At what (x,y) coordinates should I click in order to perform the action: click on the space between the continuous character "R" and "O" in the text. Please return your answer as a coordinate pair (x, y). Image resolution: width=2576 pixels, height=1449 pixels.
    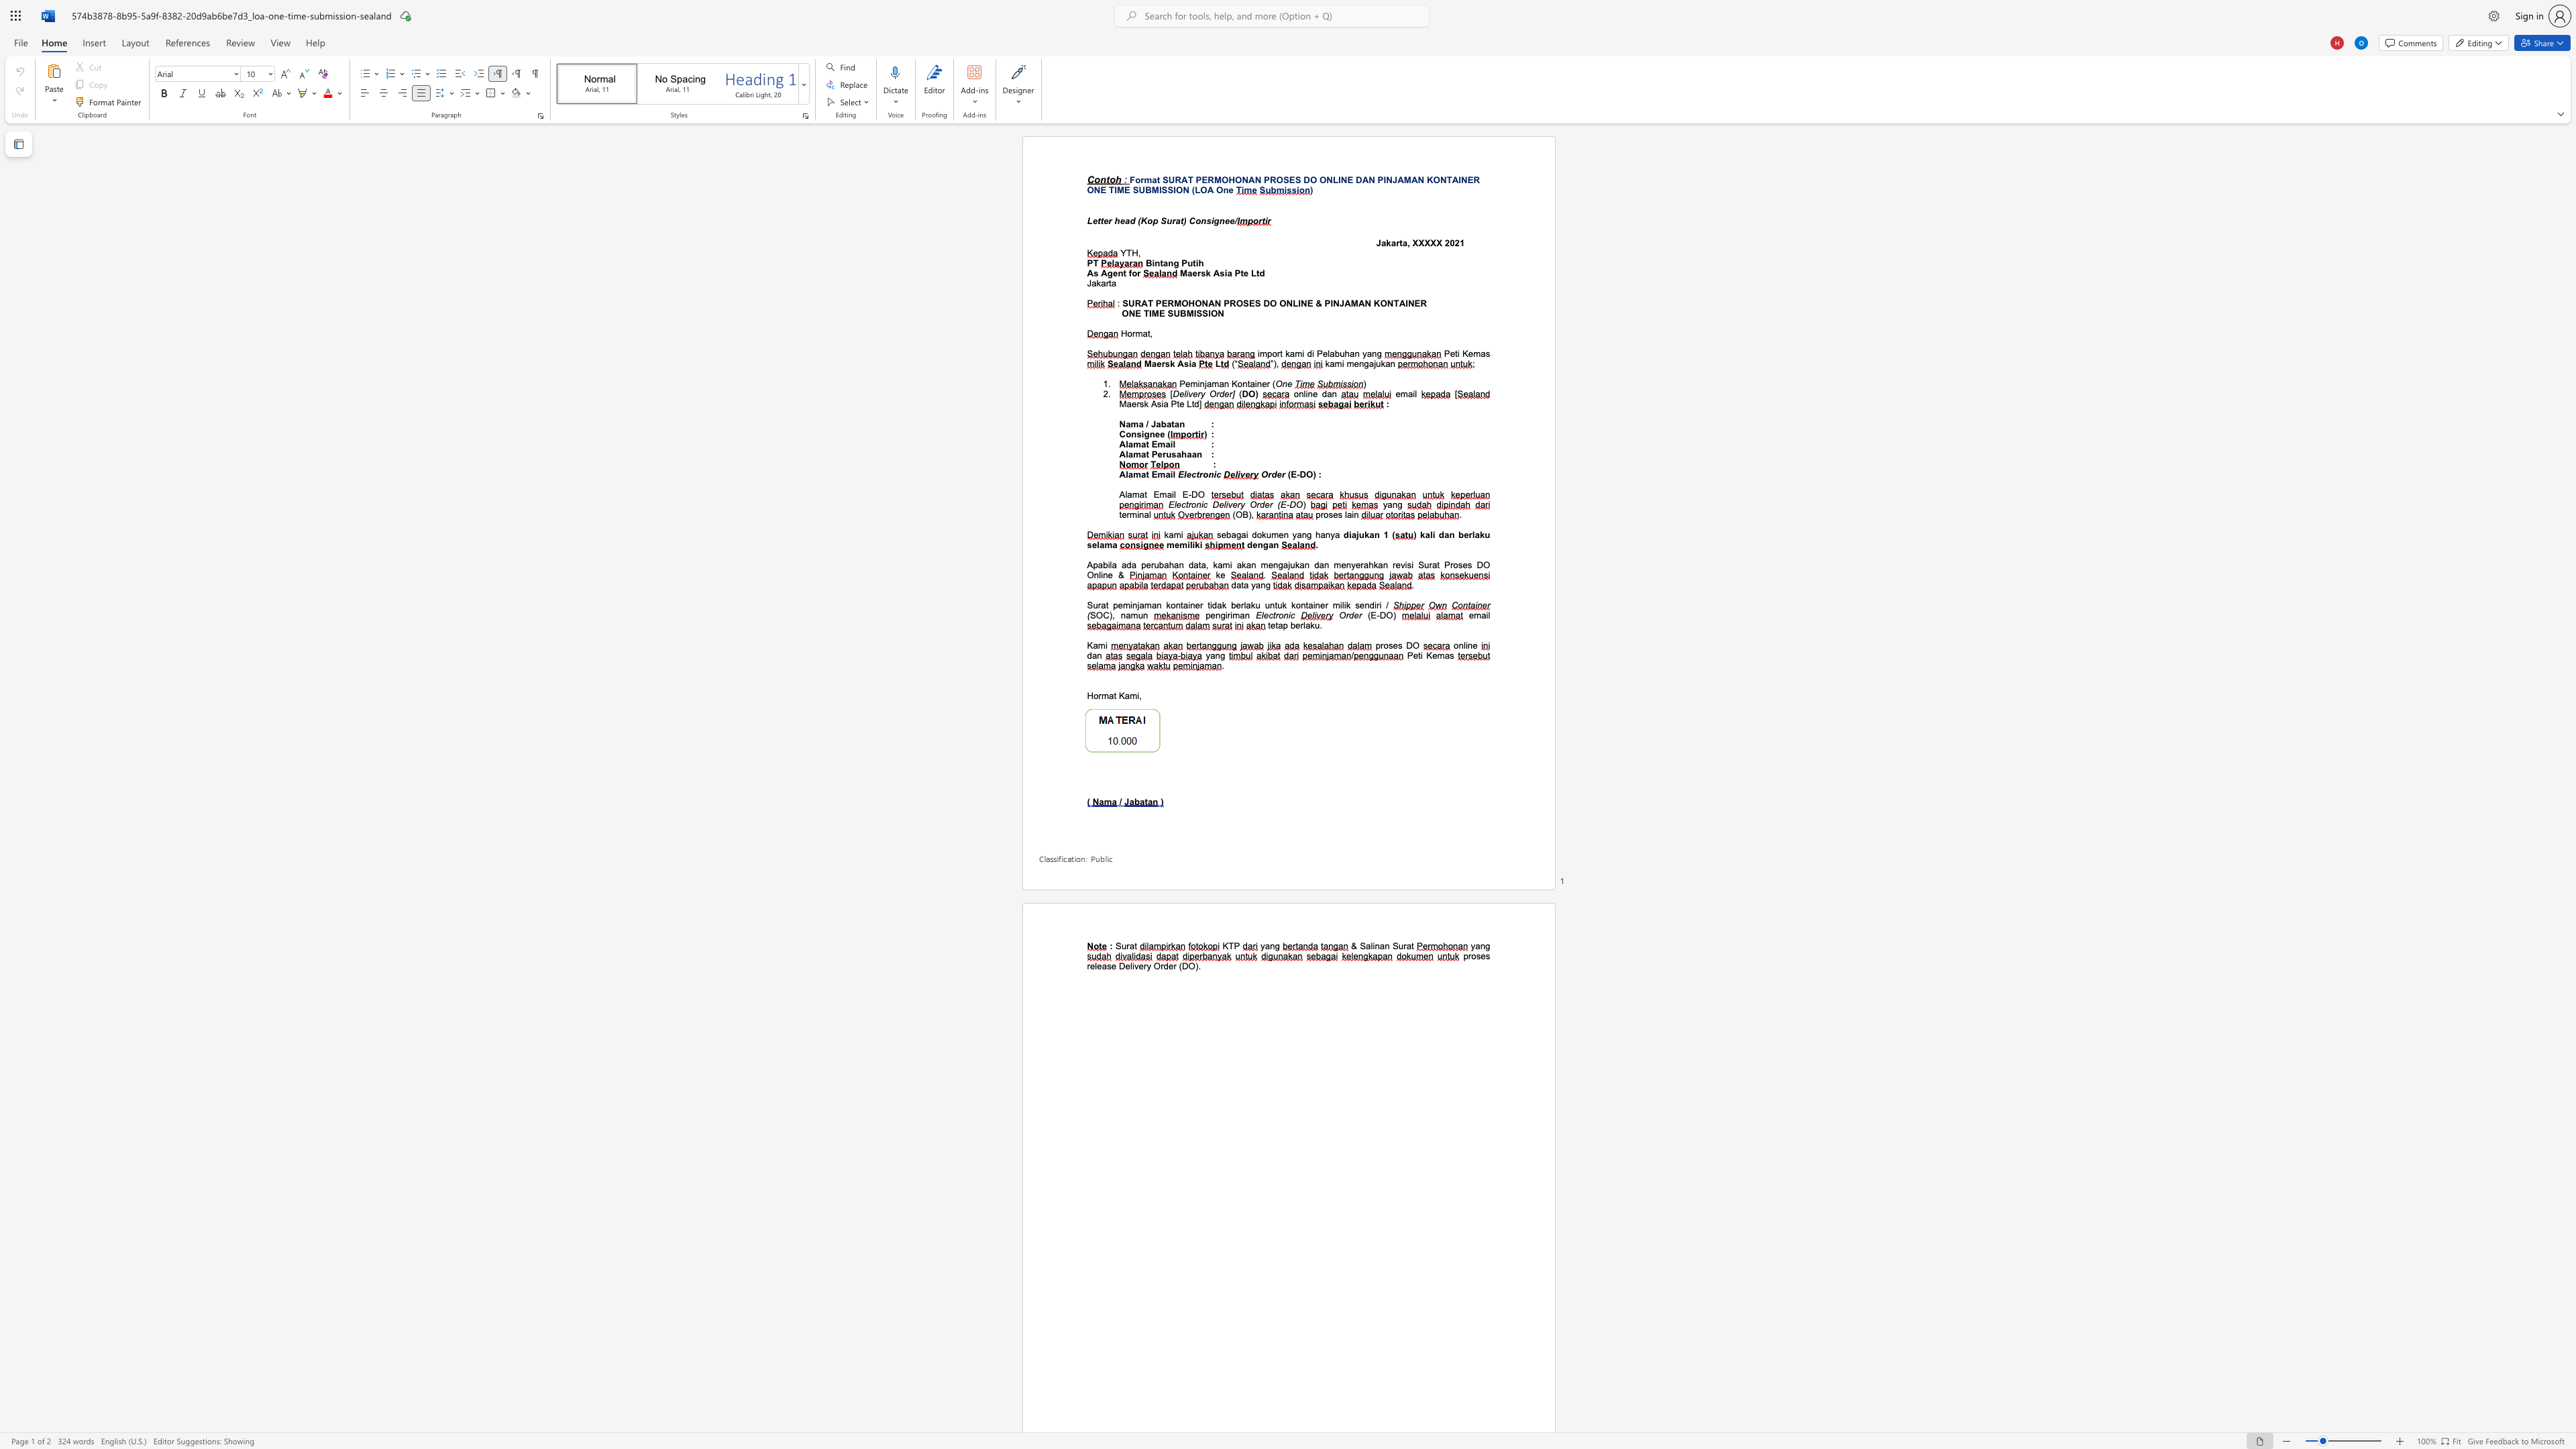
    Looking at the image, I should click on (1234, 303).